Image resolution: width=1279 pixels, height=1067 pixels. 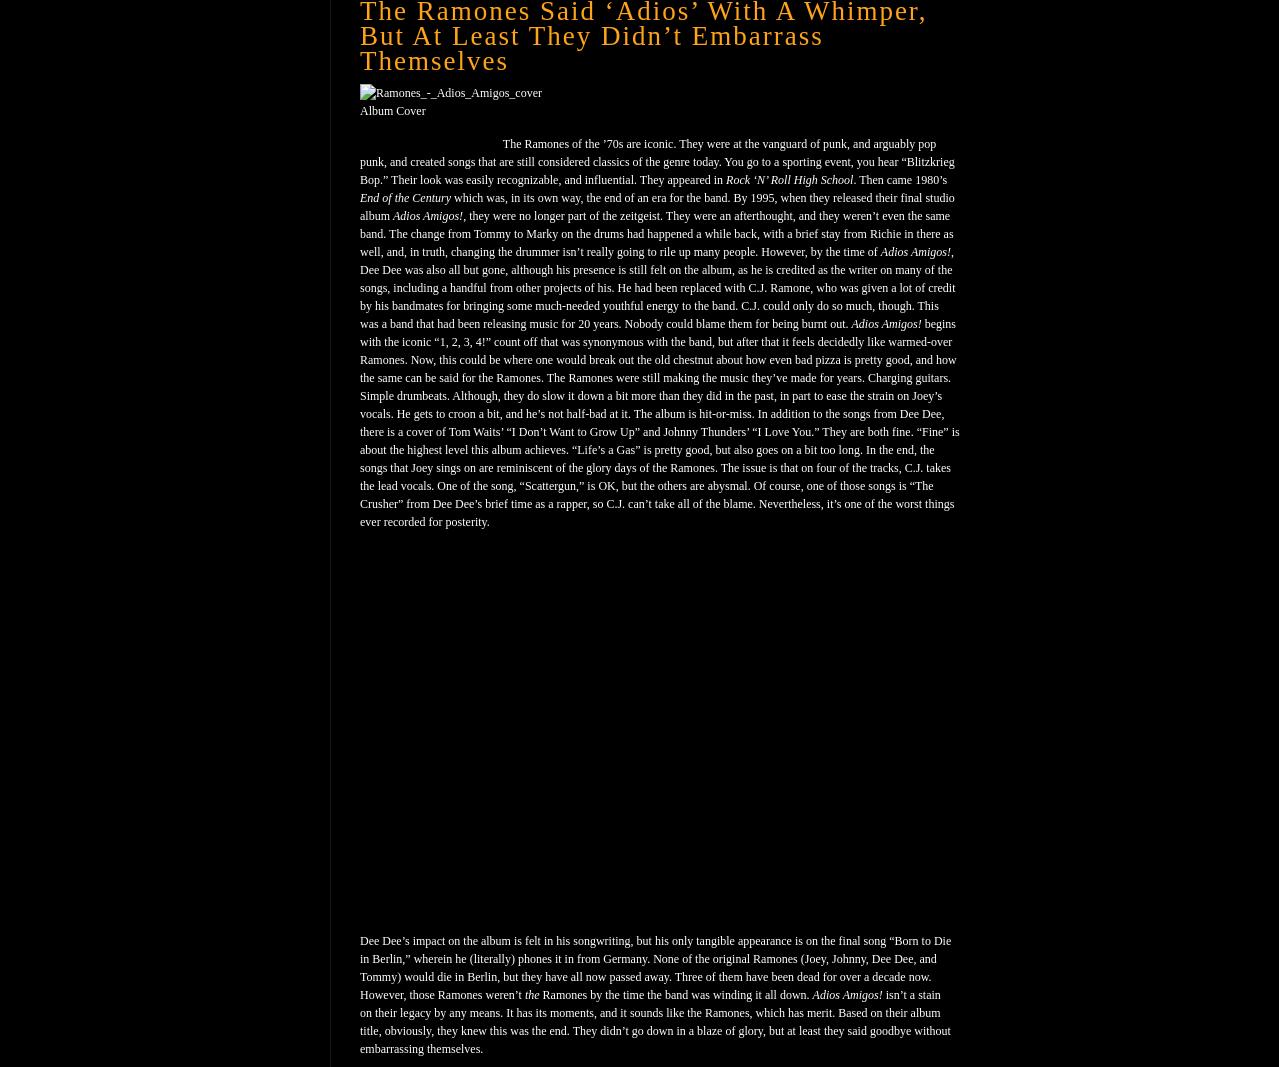 What do you see at coordinates (900, 180) in the screenshot?
I see `'. Then came 1980’s'` at bounding box center [900, 180].